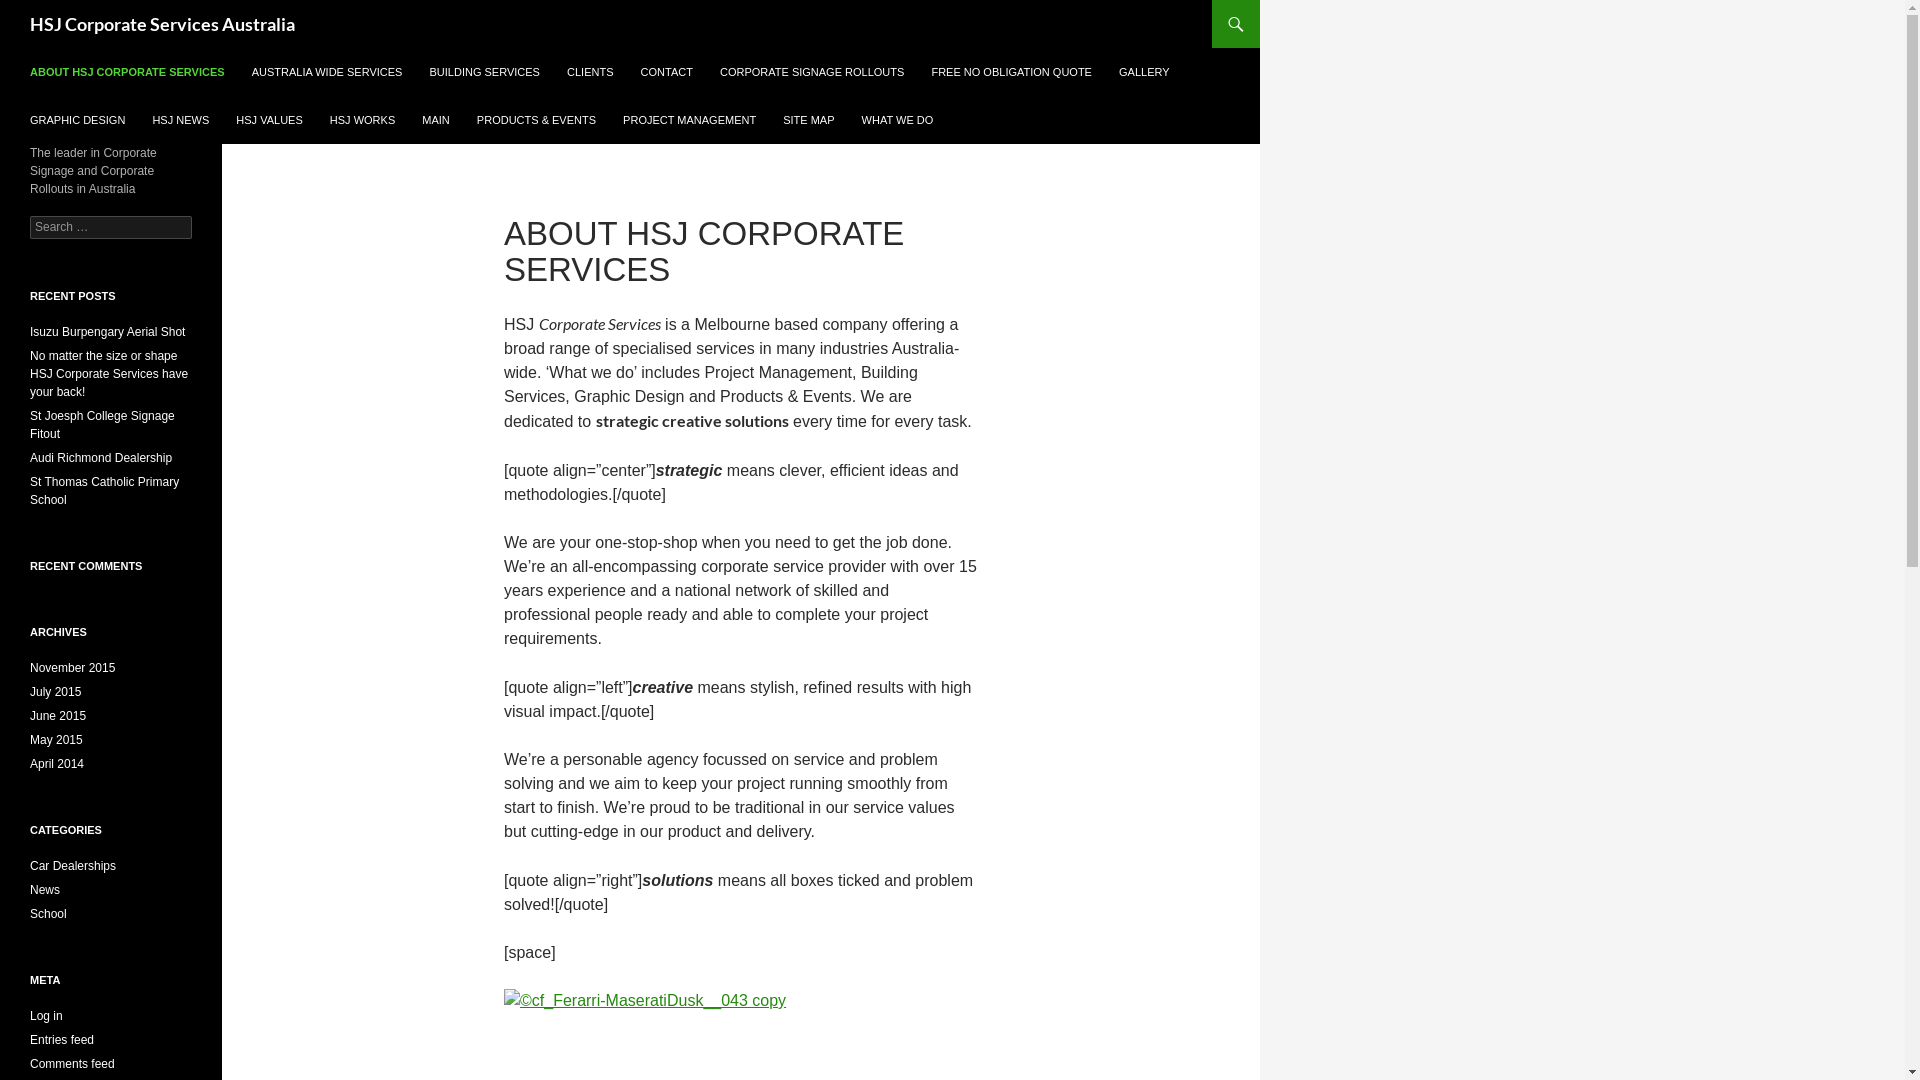  What do you see at coordinates (72, 1063) in the screenshot?
I see `'Comments feed'` at bounding box center [72, 1063].